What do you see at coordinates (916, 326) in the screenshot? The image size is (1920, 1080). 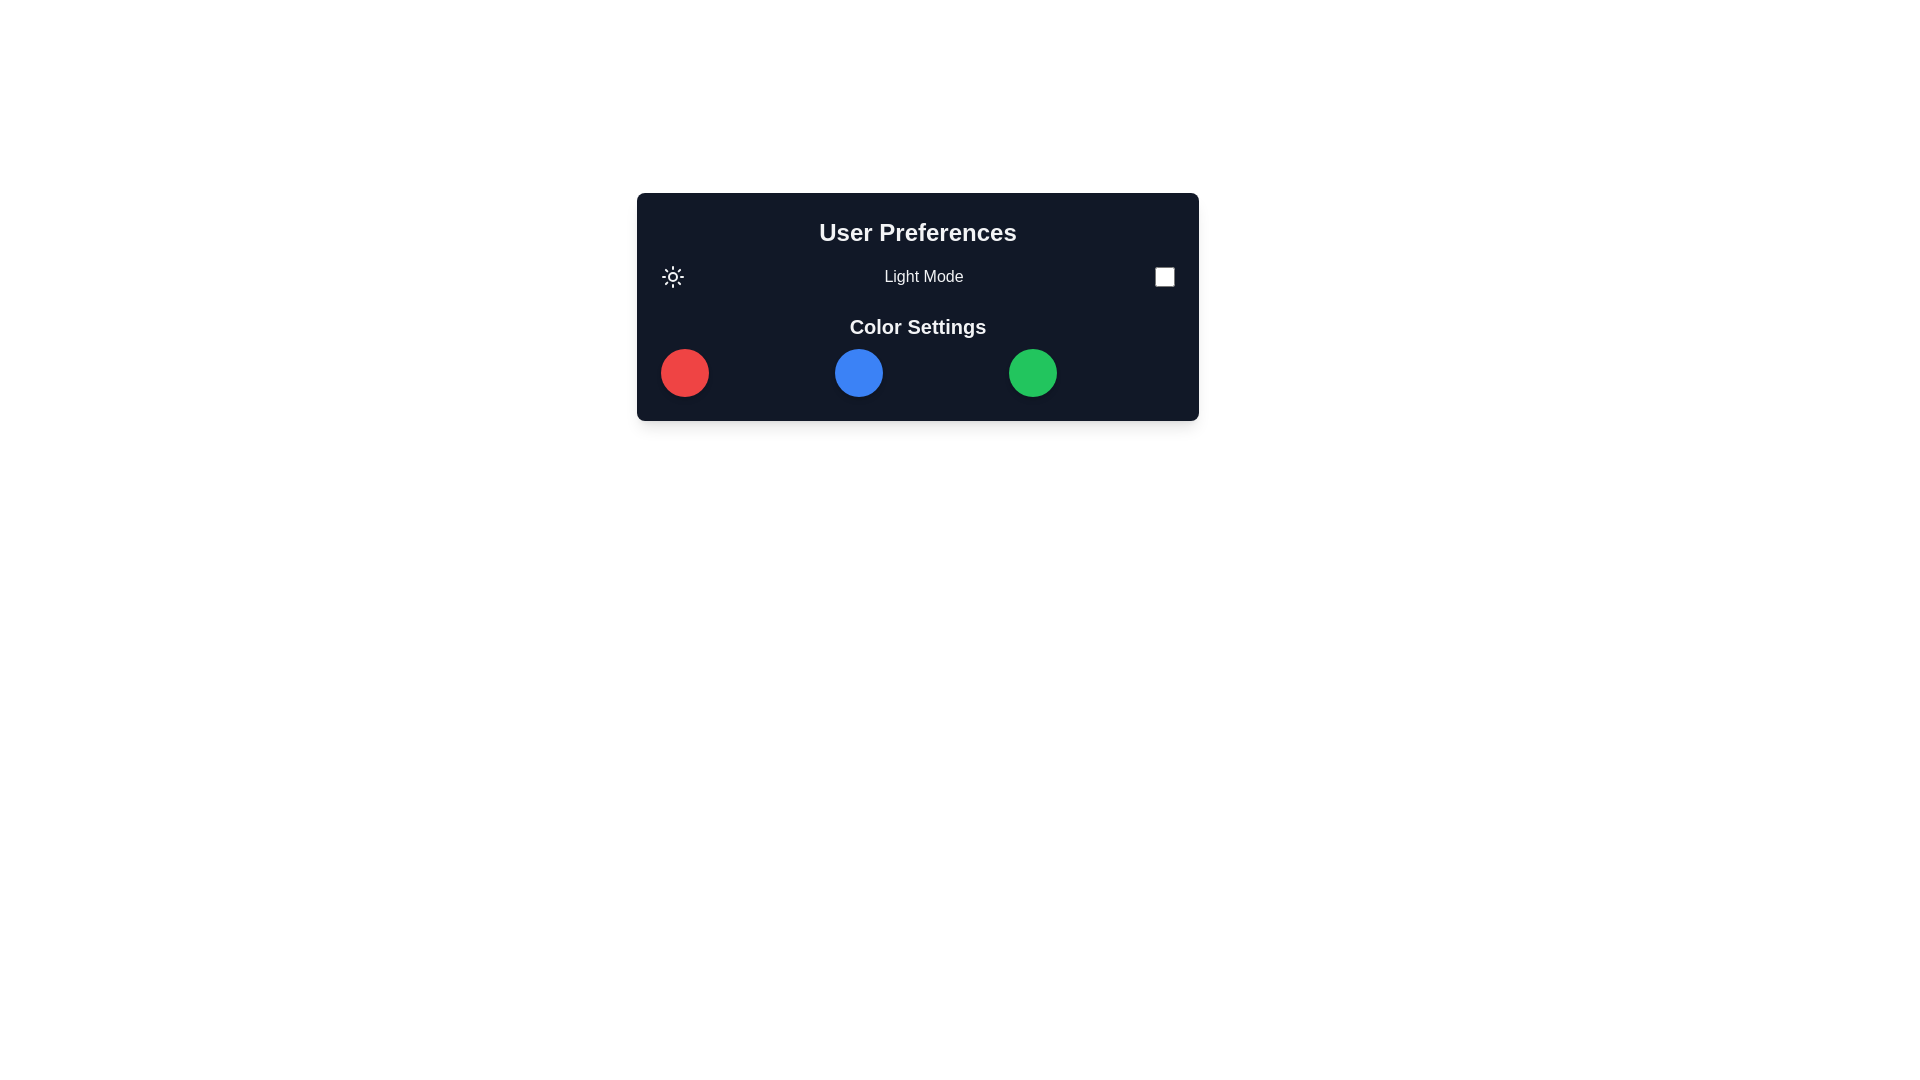 I see `the text label that serves as a title for the color settings section, which is centrally located above the color selection buttons` at bounding box center [916, 326].